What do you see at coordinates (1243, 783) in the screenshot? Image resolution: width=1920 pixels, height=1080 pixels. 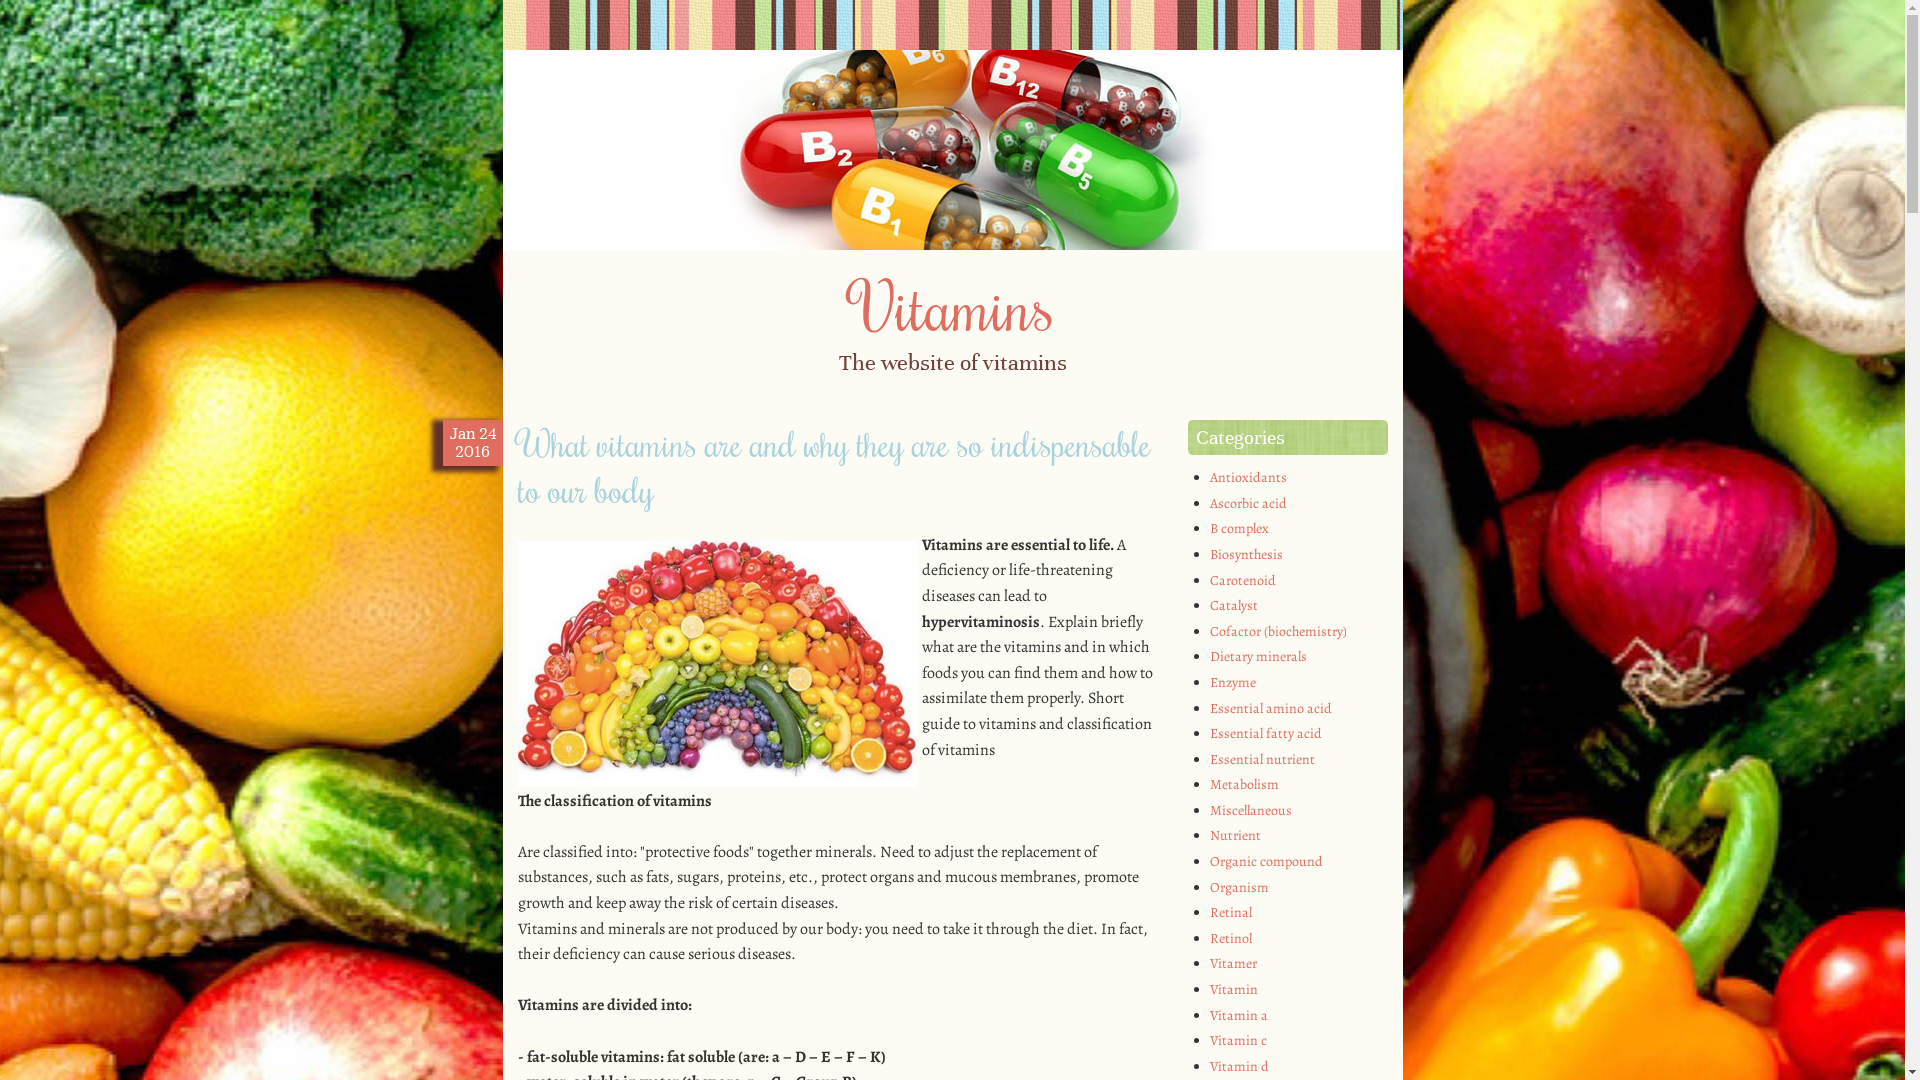 I see `'Metabolism'` at bounding box center [1243, 783].